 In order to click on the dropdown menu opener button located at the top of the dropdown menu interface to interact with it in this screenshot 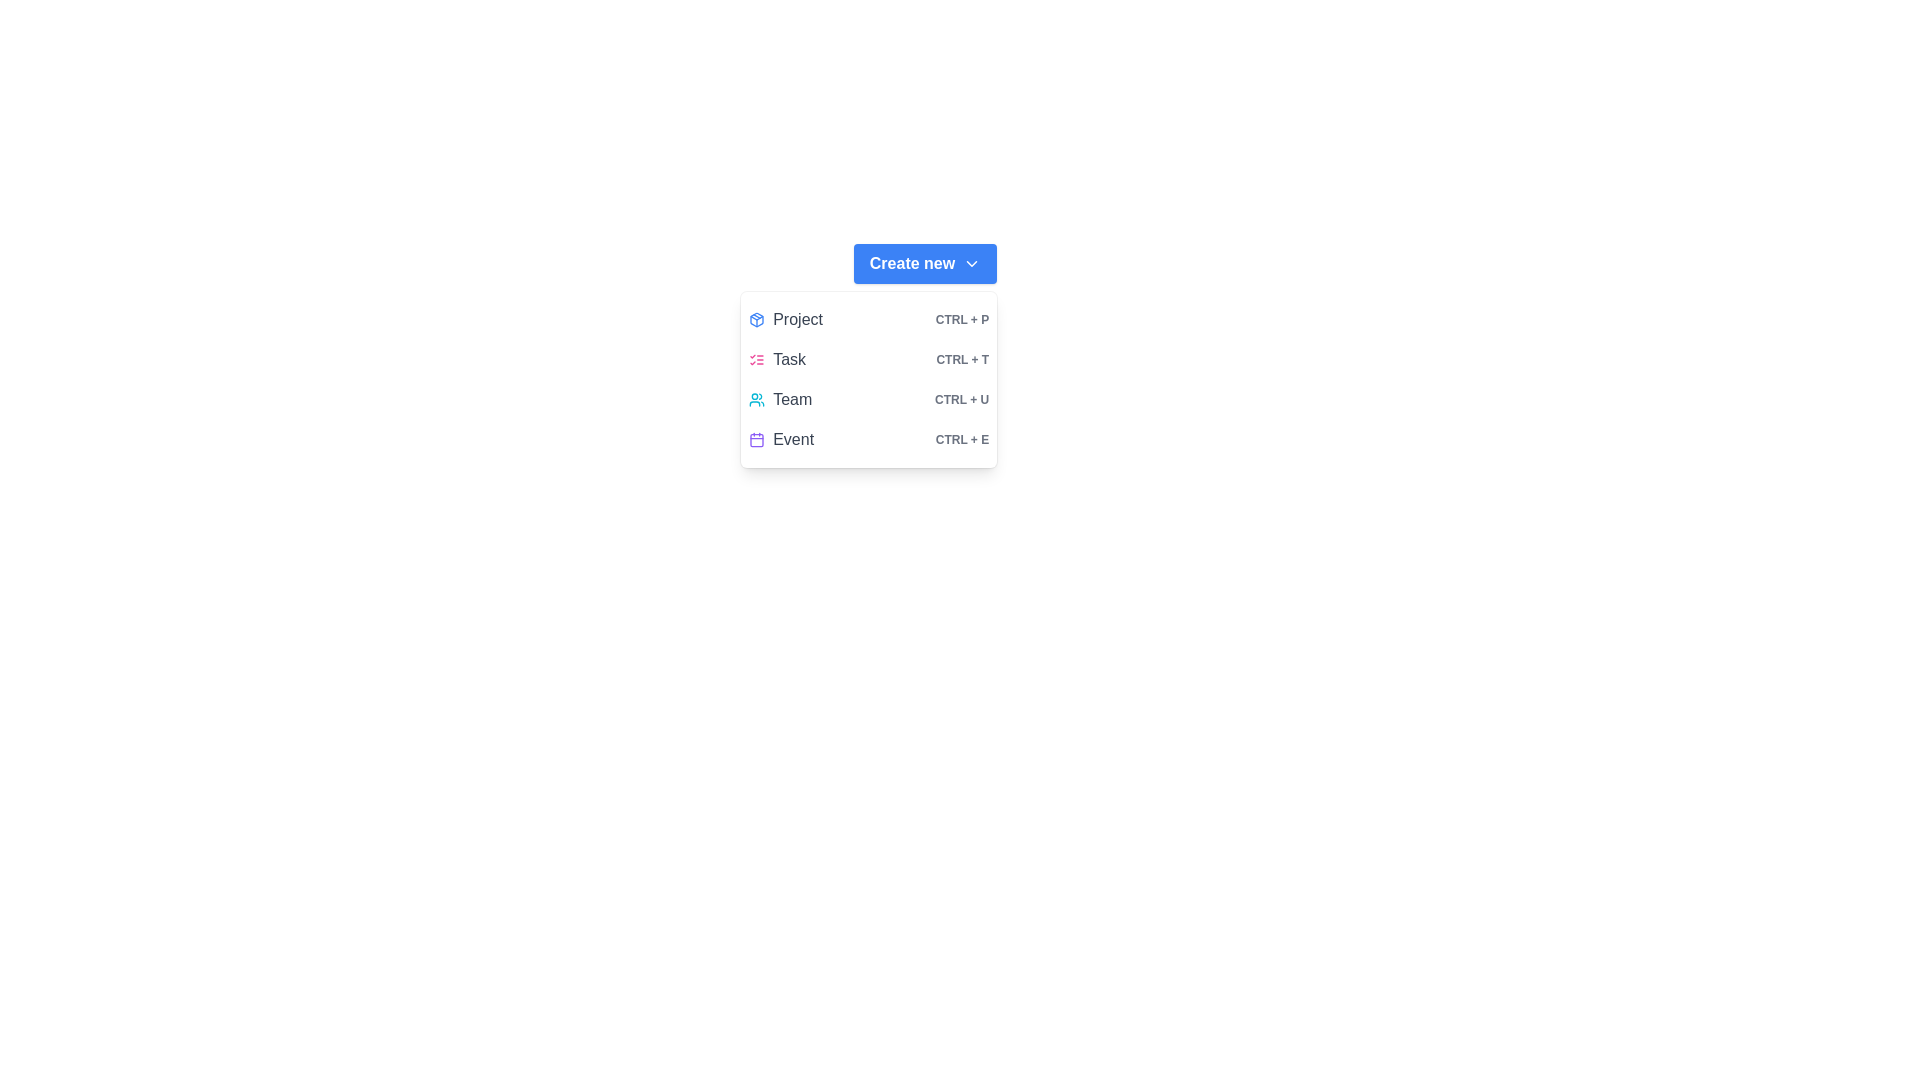, I will do `click(924, 262)`.